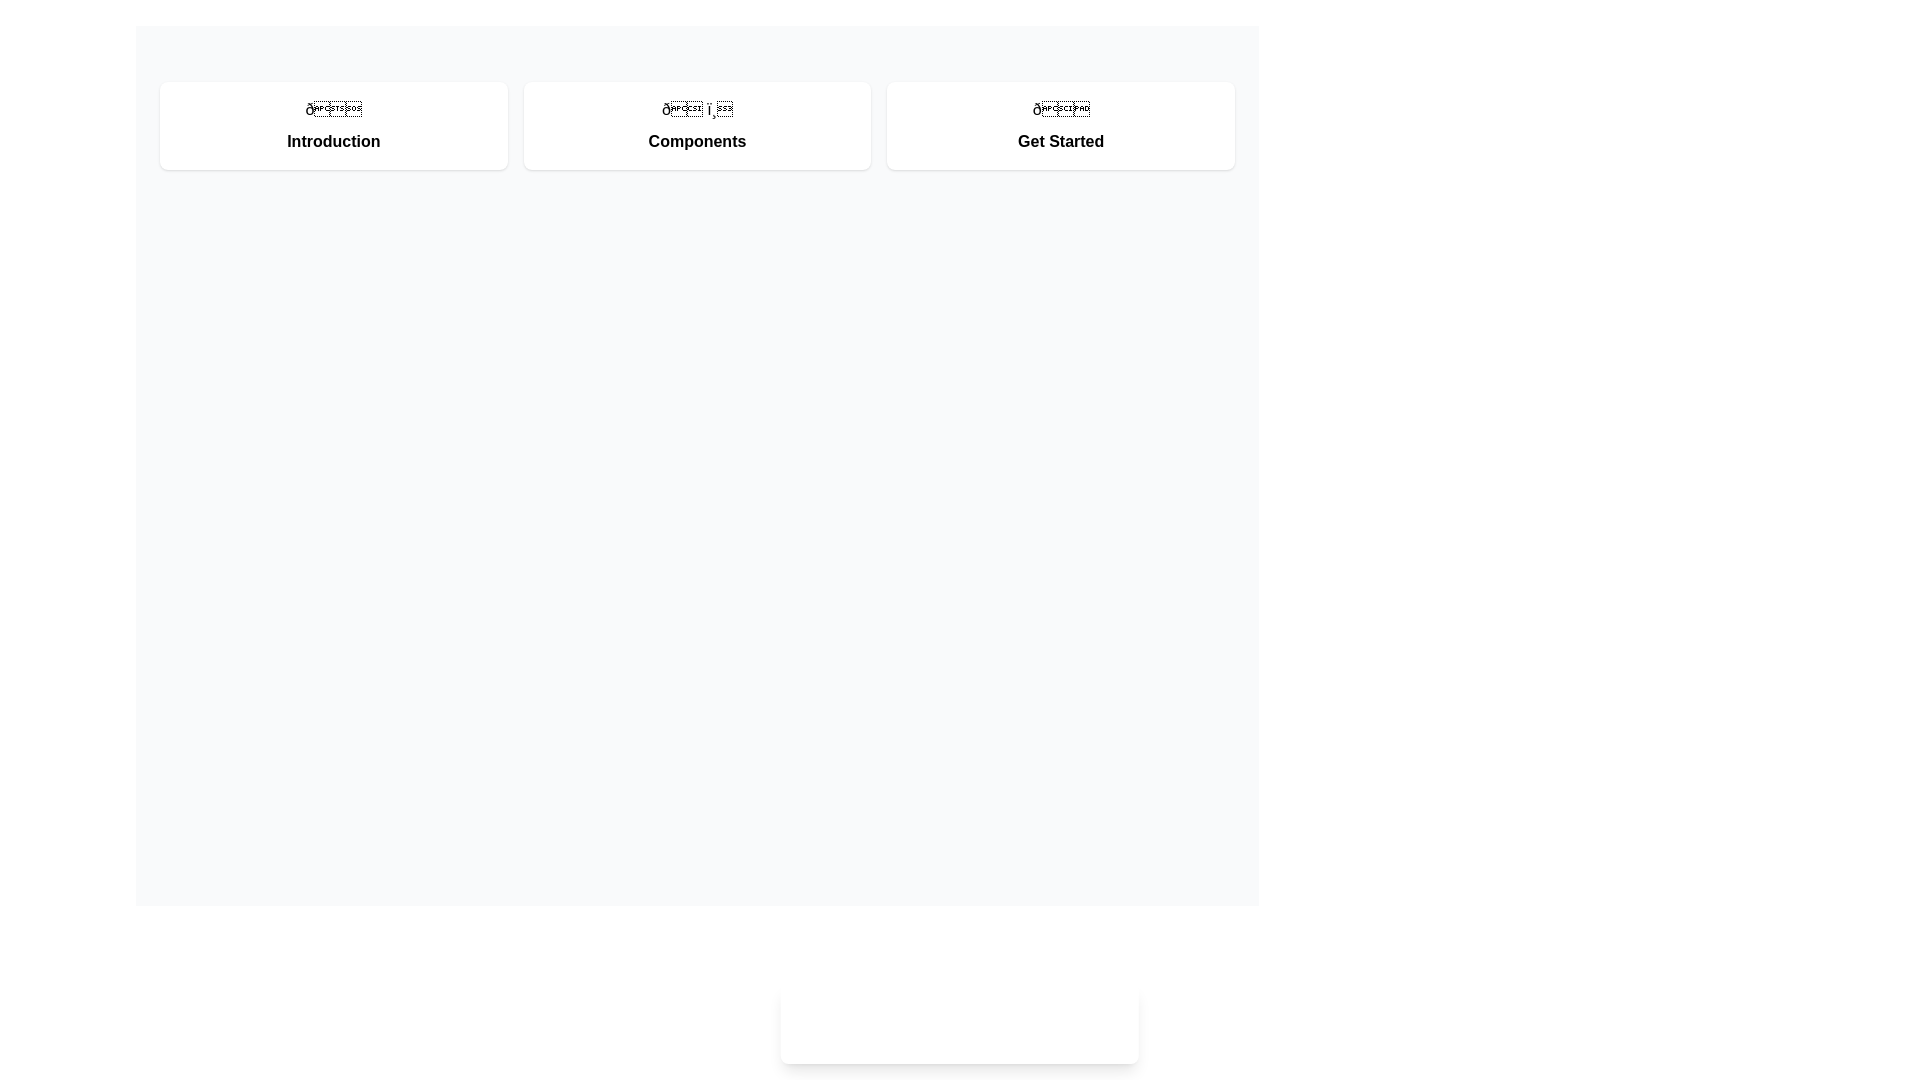 The width and height of the screenshot is (1920, 1080). Describe the element at coordinates (1060, 141) in the screenshot. I see `the bold 'Get Started' text label, which is centrally positioned in the rightmost card-like section of the interface` at that location.